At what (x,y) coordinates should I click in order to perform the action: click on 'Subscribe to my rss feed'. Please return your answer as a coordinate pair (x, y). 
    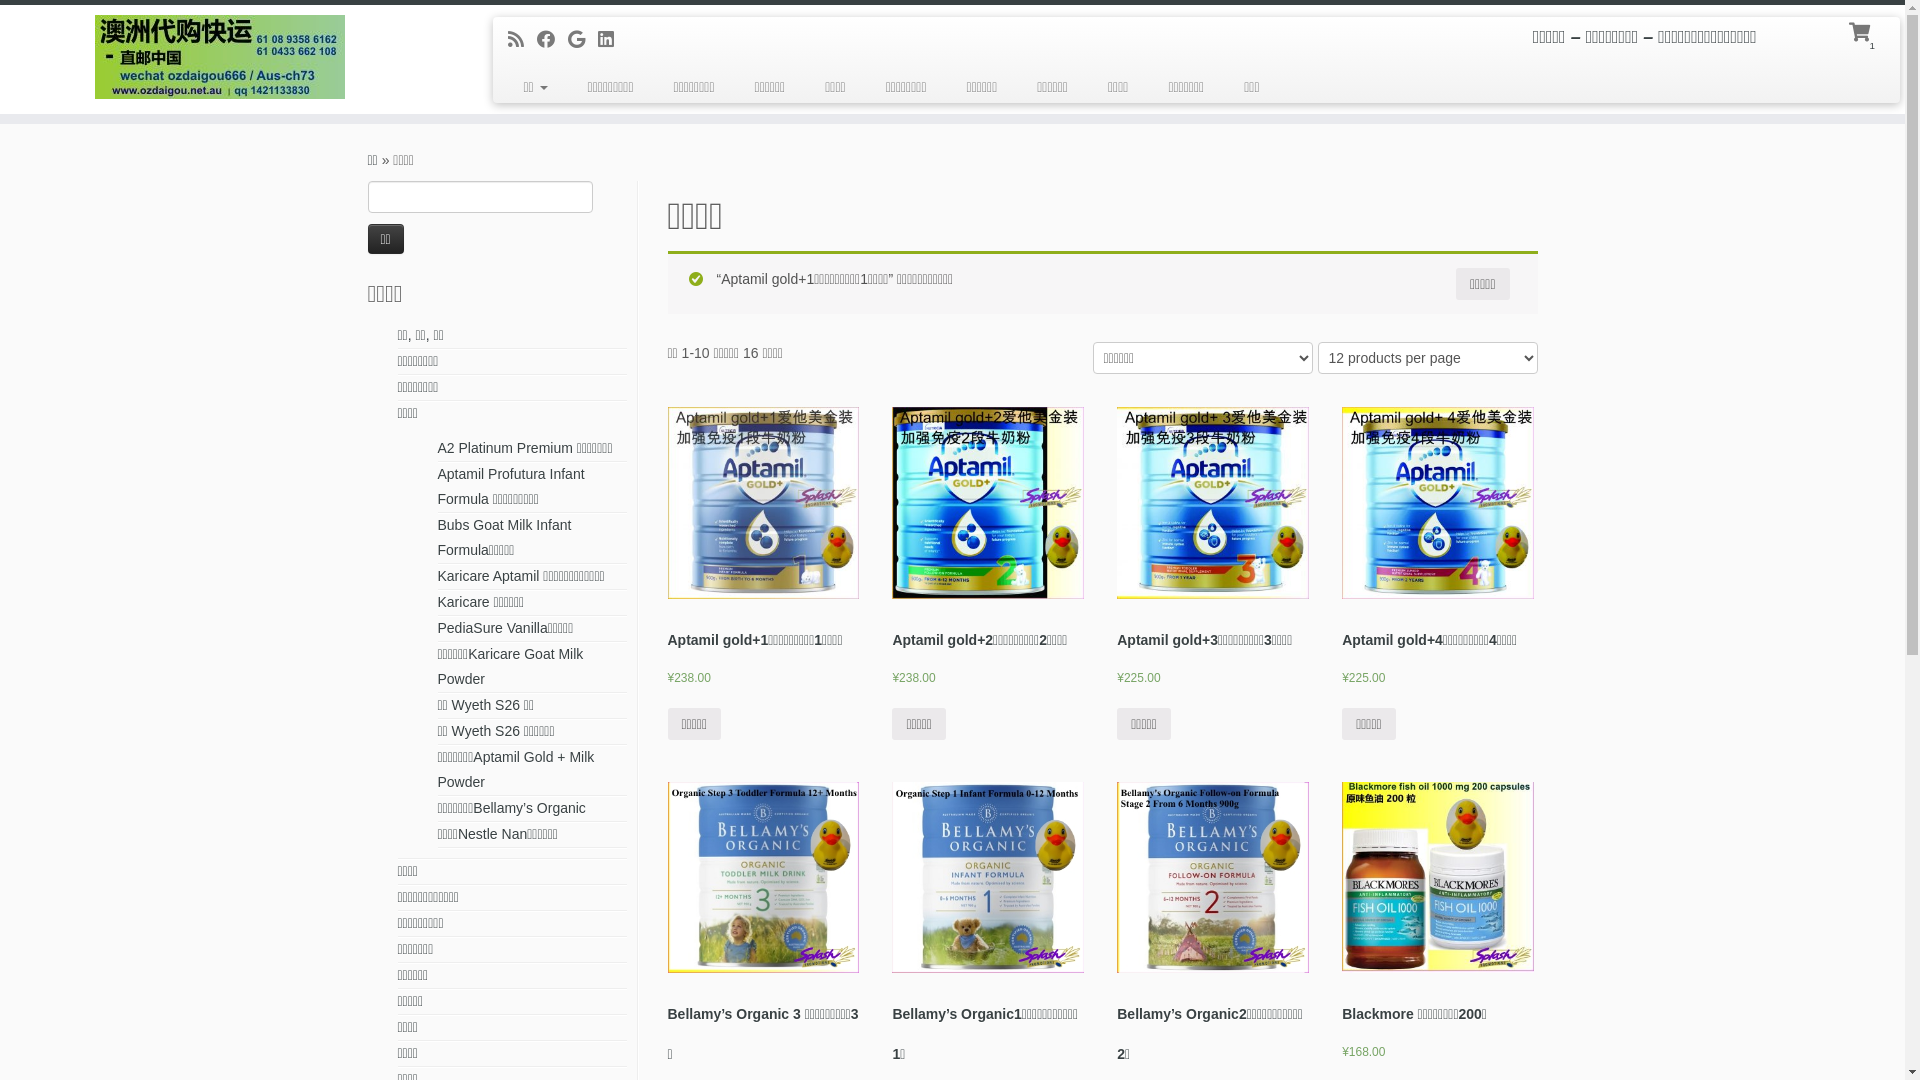
    Looking at the image, I should click on (522, 39).